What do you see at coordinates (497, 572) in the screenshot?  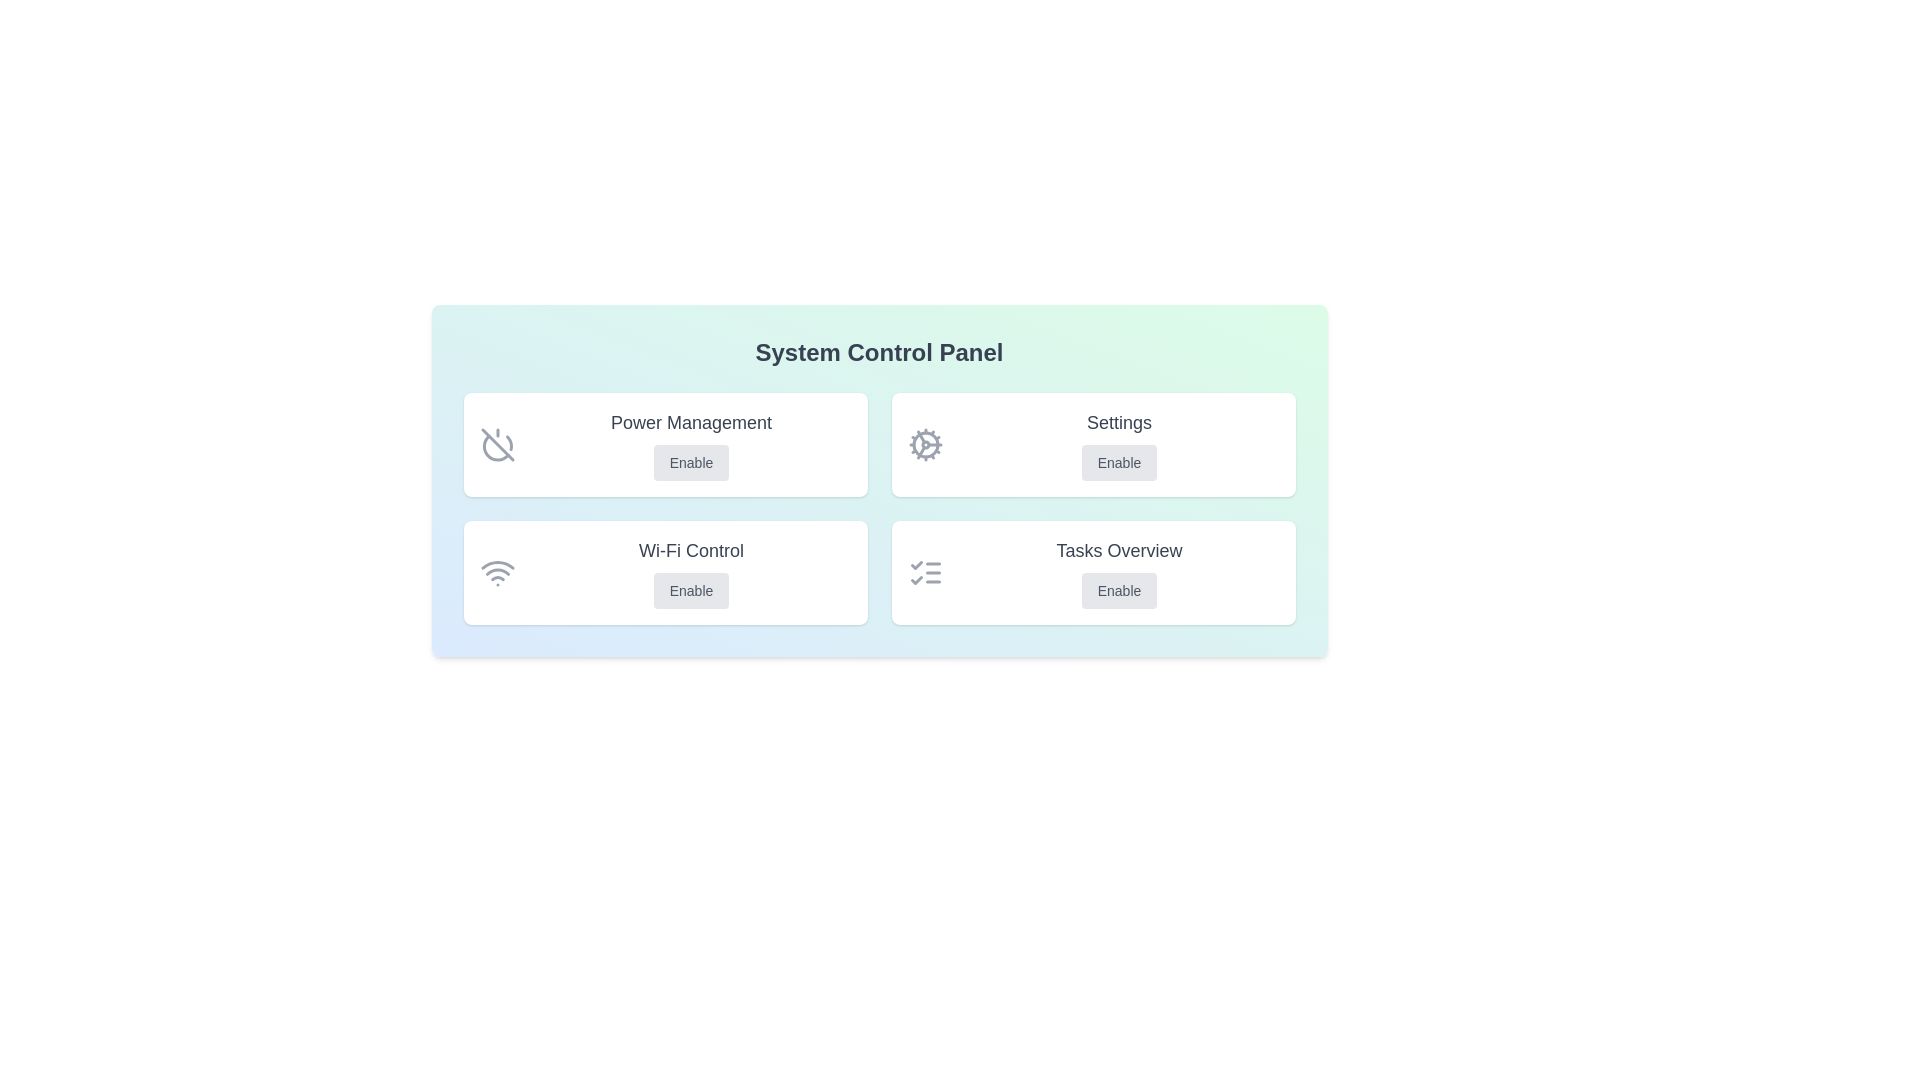 I see `the second arc of the Wi-Fi icon located in the bottom-left quadrant beneath the 'Wi-Fi Control' heading` at bounding box center [497, 572].